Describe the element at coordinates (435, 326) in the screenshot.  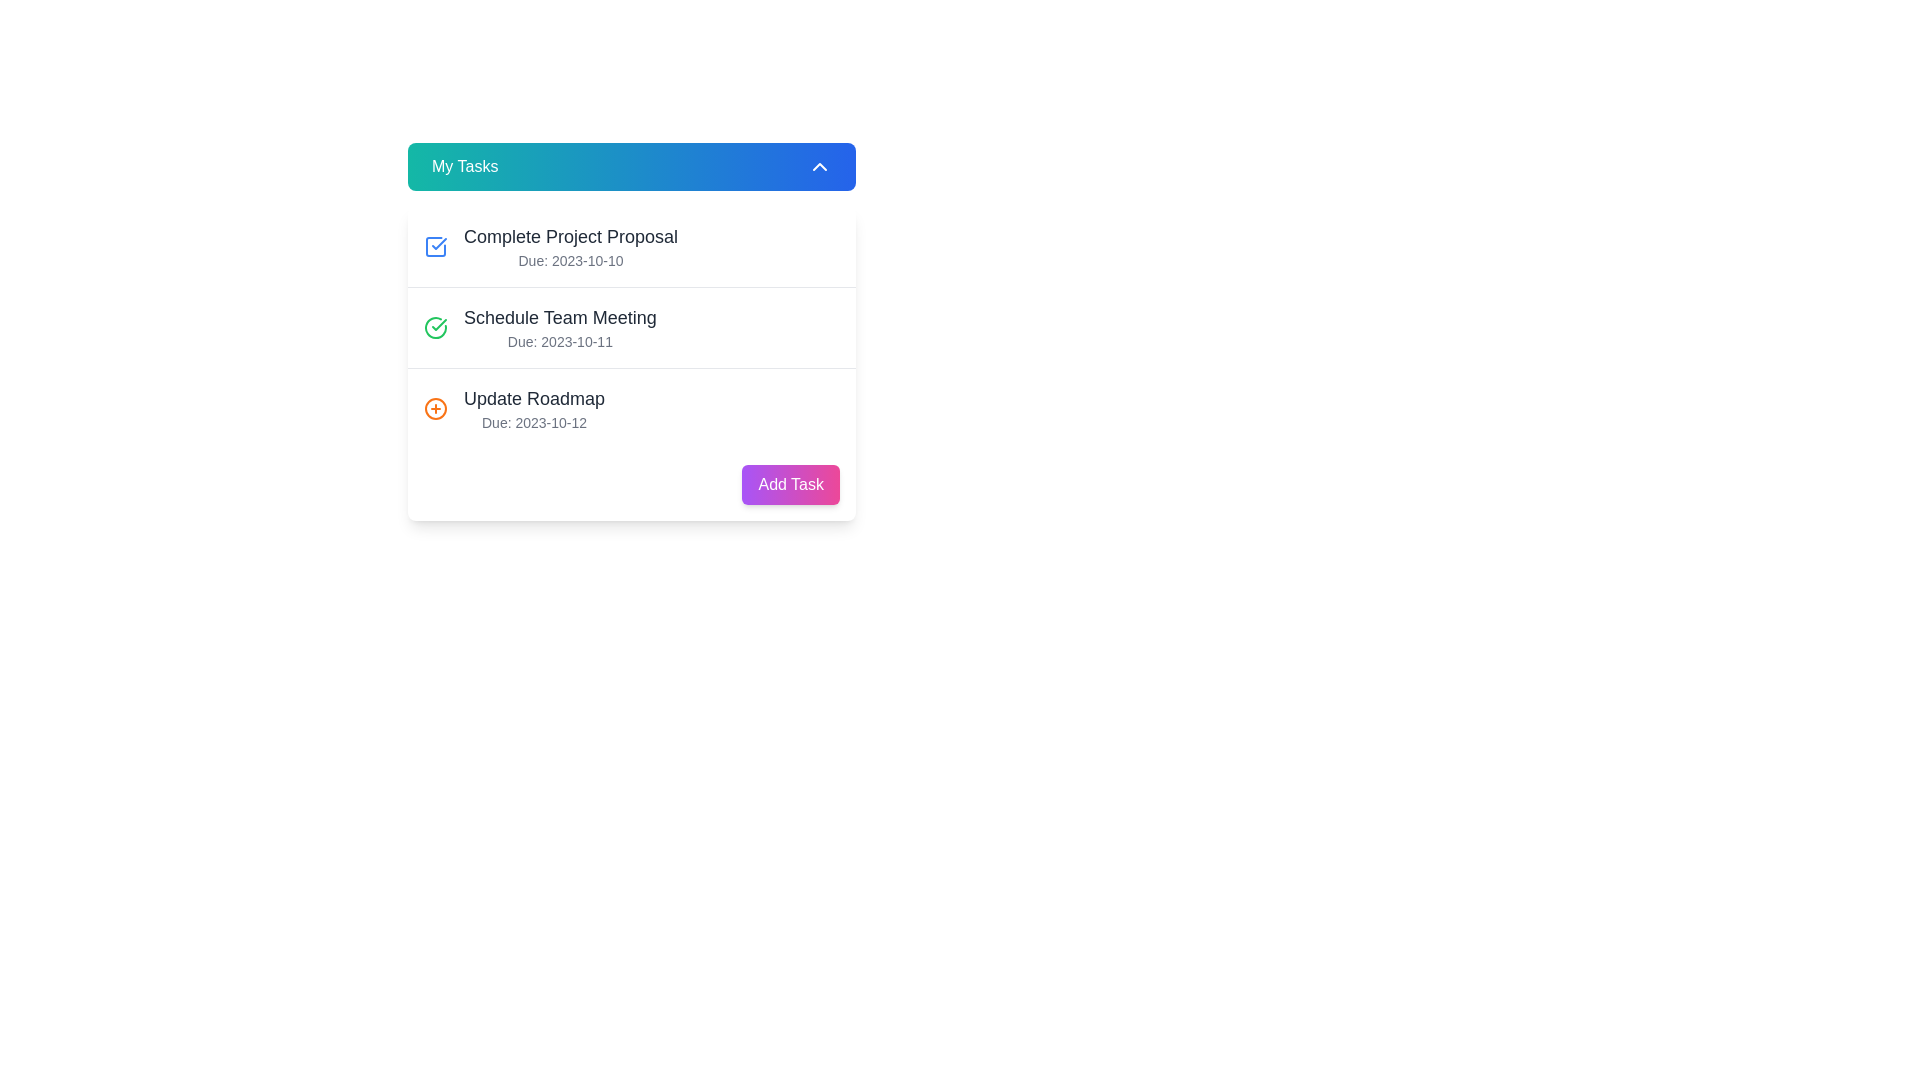
I see `the icon indicating a completed task titled 'Schedule Team Meeting', located to the left of the corresponding text in the task list` at that location.